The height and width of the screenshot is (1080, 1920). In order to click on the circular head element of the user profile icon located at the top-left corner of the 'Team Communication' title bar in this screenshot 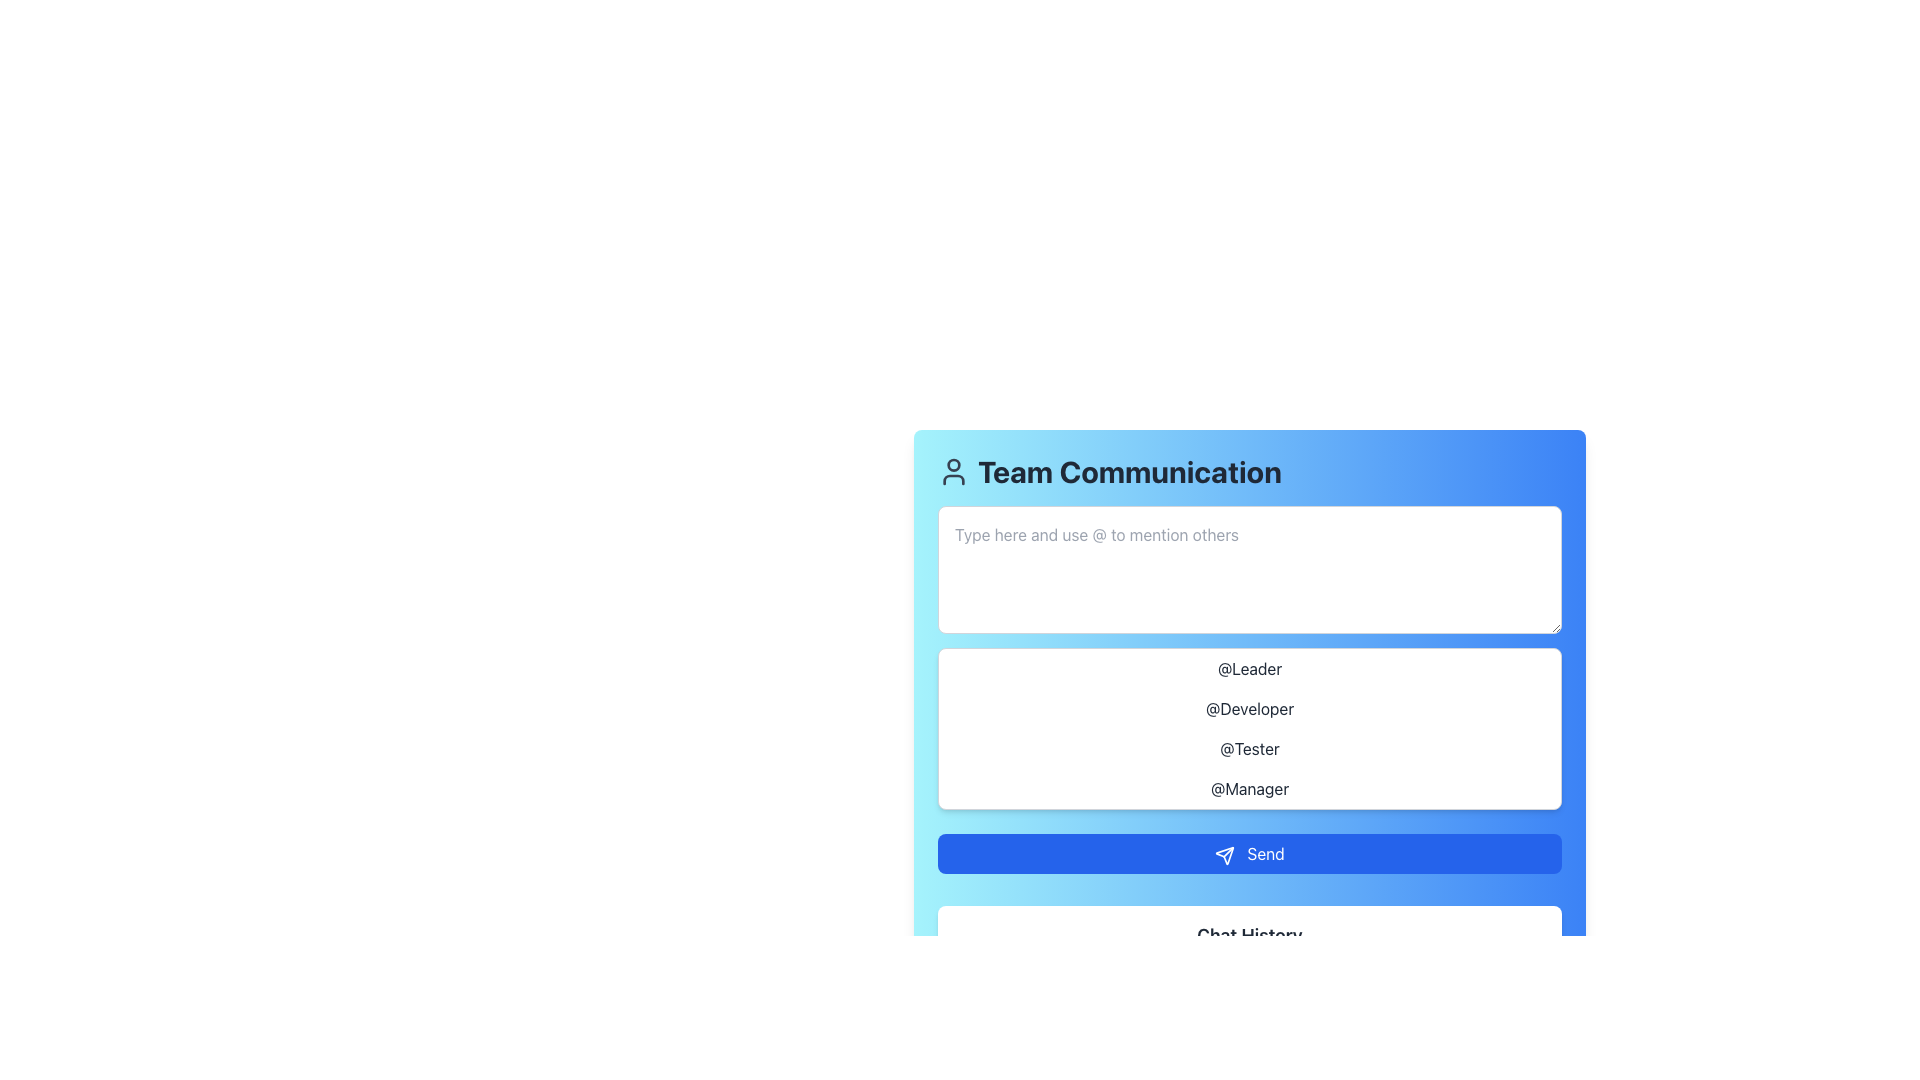, I will do `click(953, 465)`.